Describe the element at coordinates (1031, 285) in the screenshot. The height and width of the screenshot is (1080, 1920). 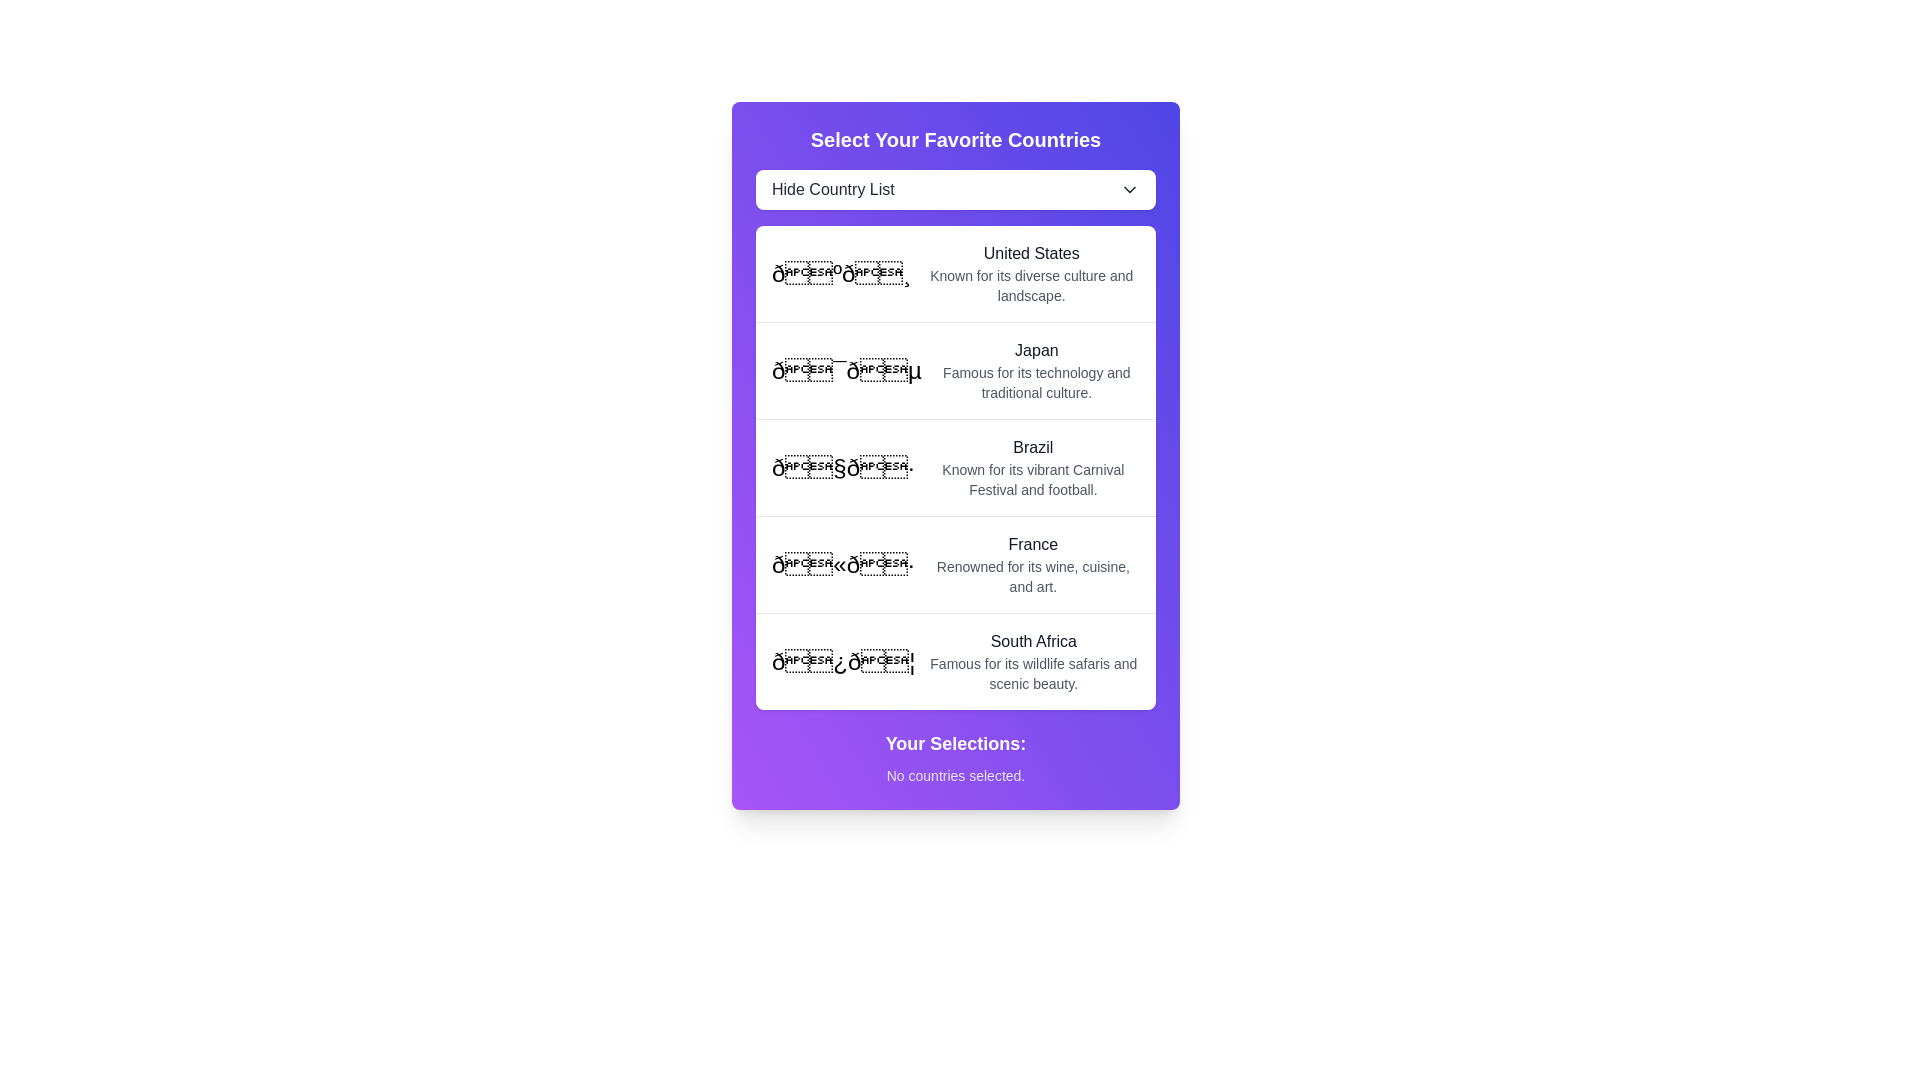
I see `the text block displaying 'Known for its diverse culture and landscape.' which is located beneath the header 'United States'` at that location.